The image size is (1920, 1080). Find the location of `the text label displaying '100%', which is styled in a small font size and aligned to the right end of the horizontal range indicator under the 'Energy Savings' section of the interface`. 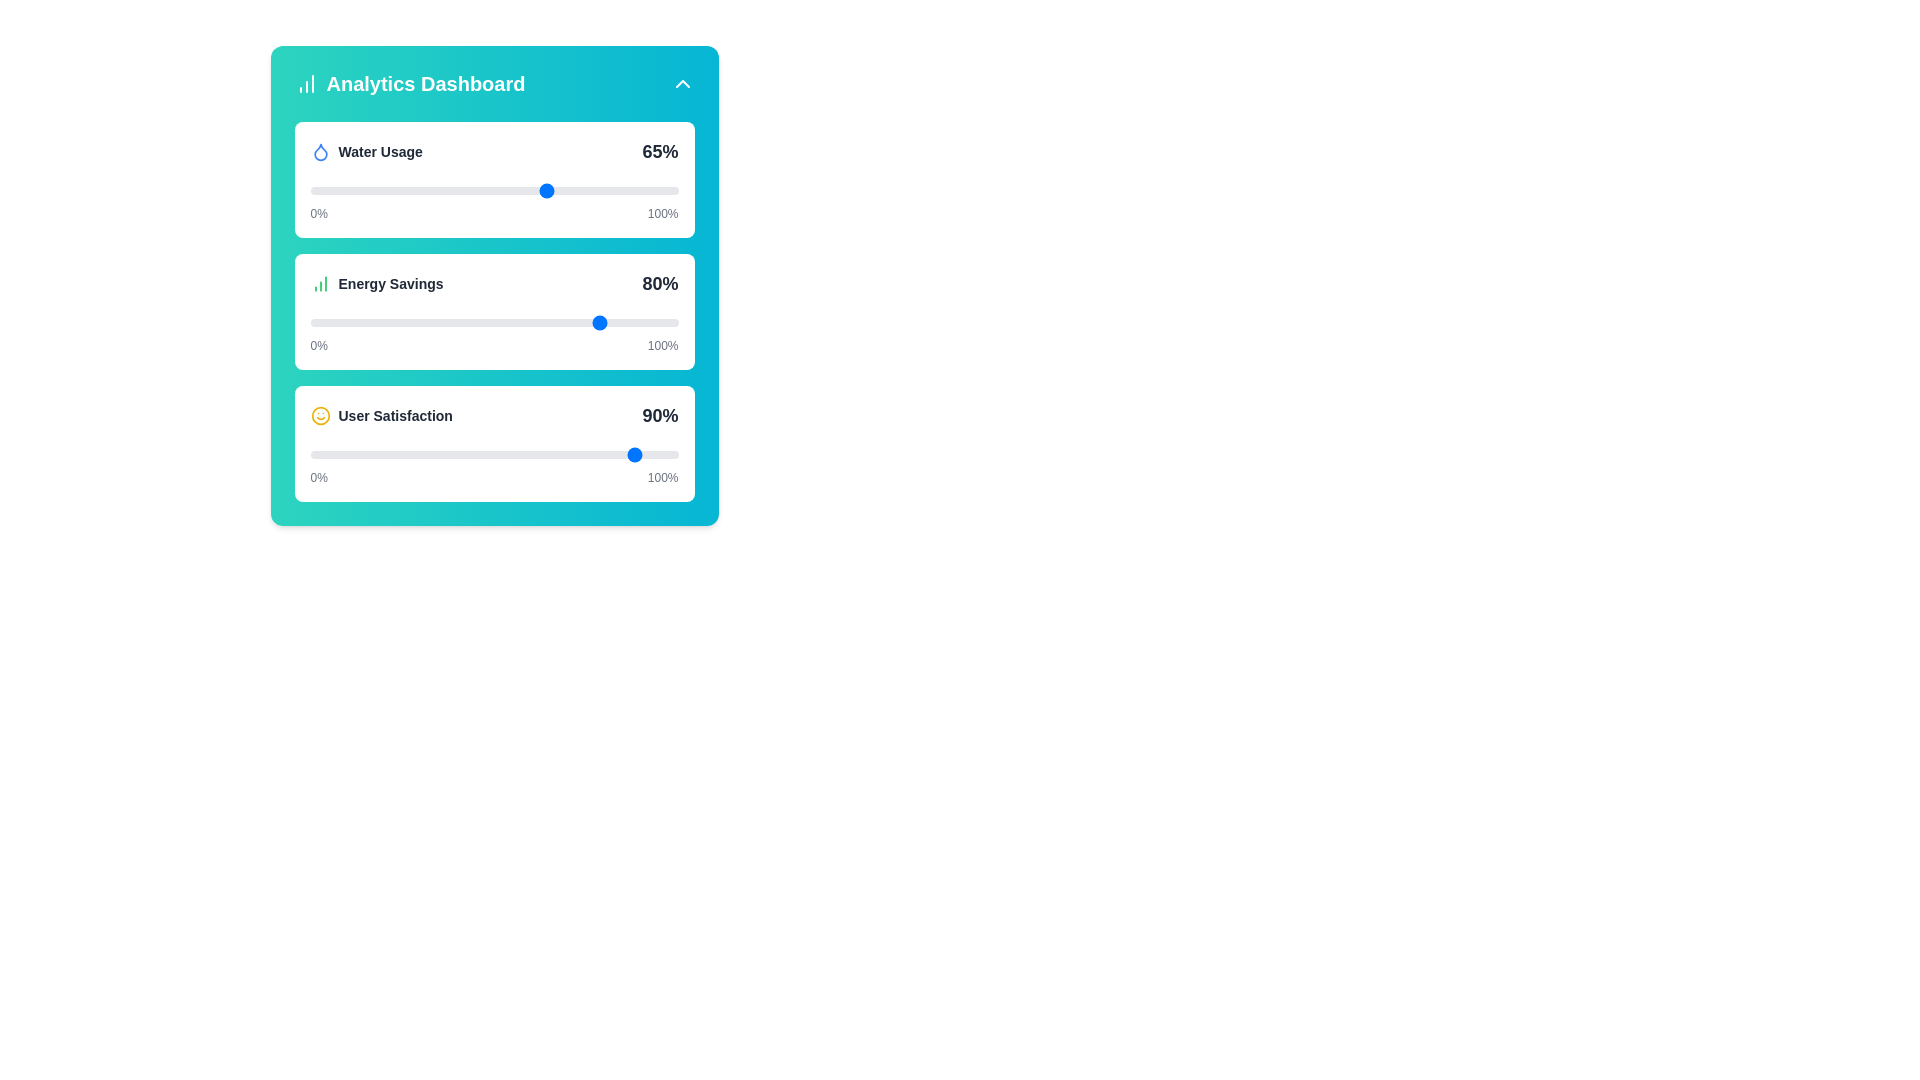

the text label displaying '100%', which is styled in a small font size and aligned to the right end of the horizontal range indicator under the 'Energy Savings' section of the interface is located at coordinates (663, 345).